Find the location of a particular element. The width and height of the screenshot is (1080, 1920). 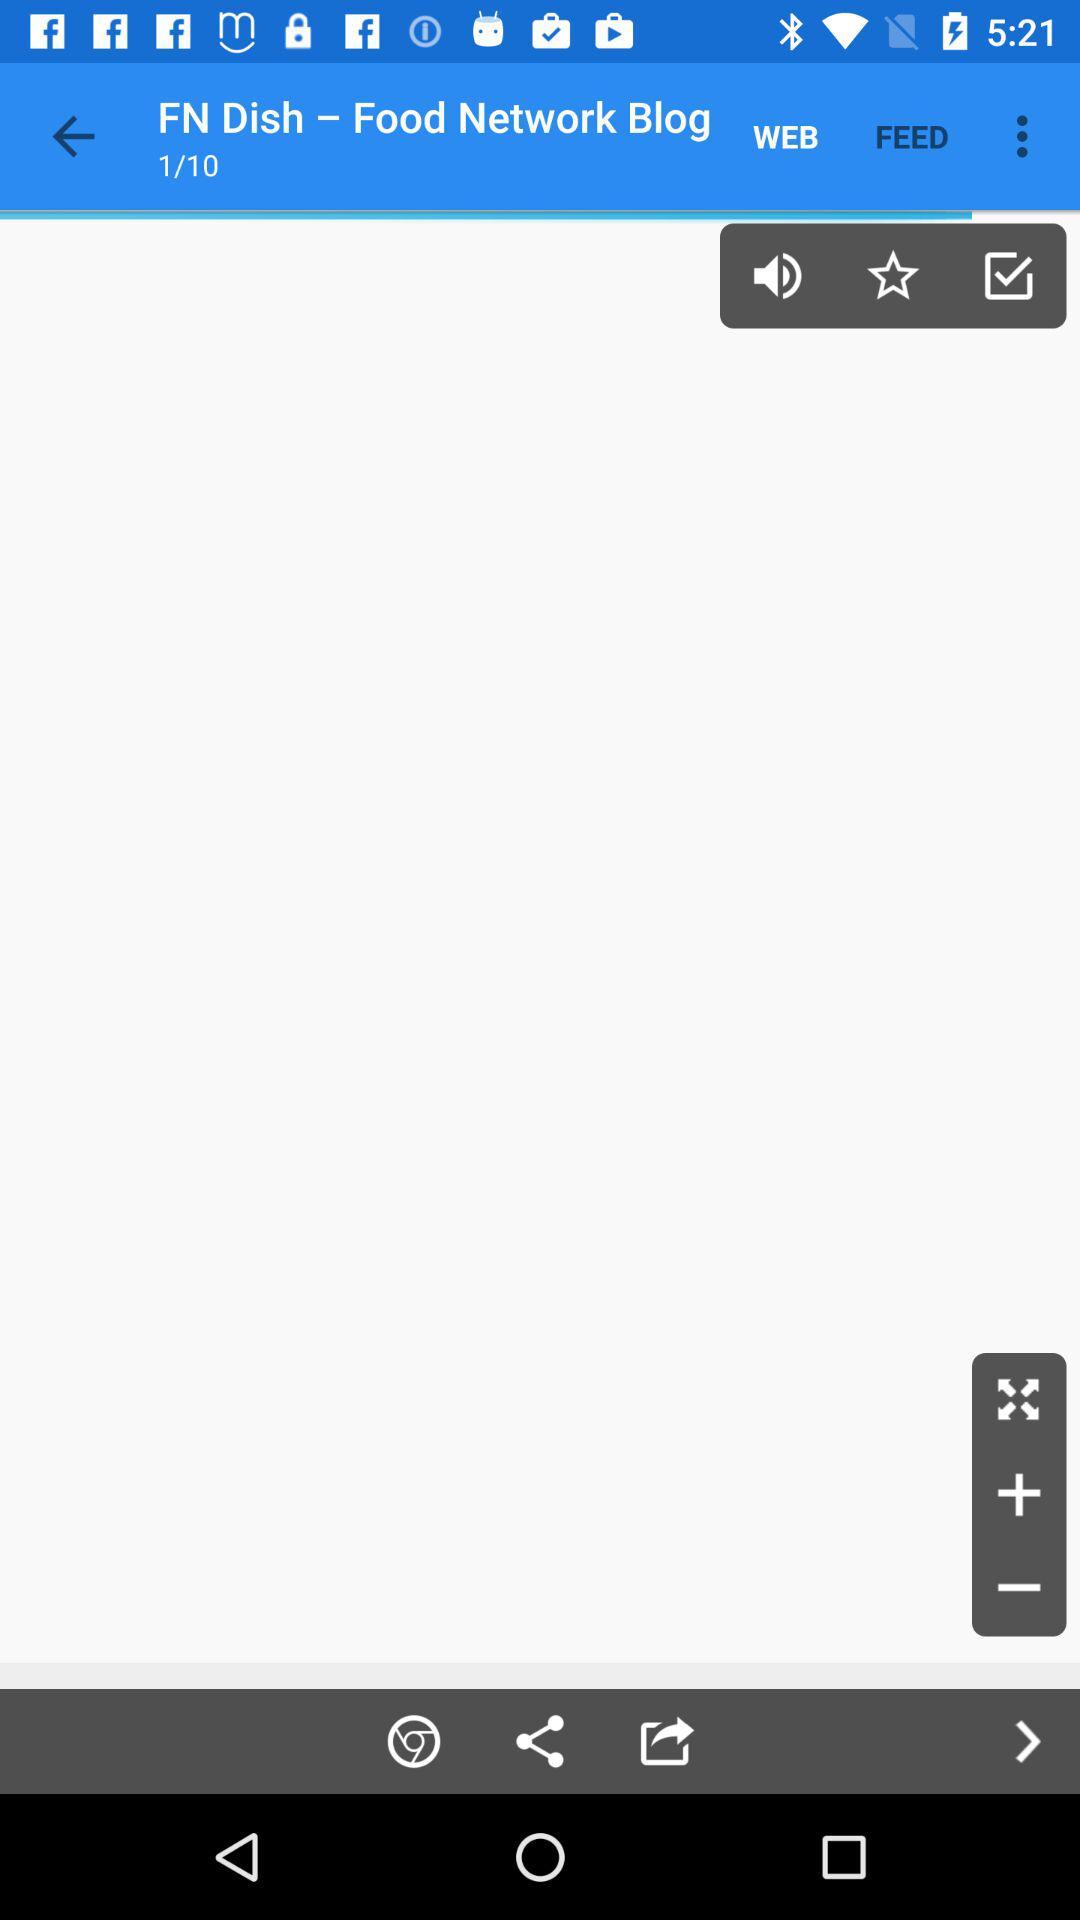

widescreen is located at coordinates (1019, 1399).